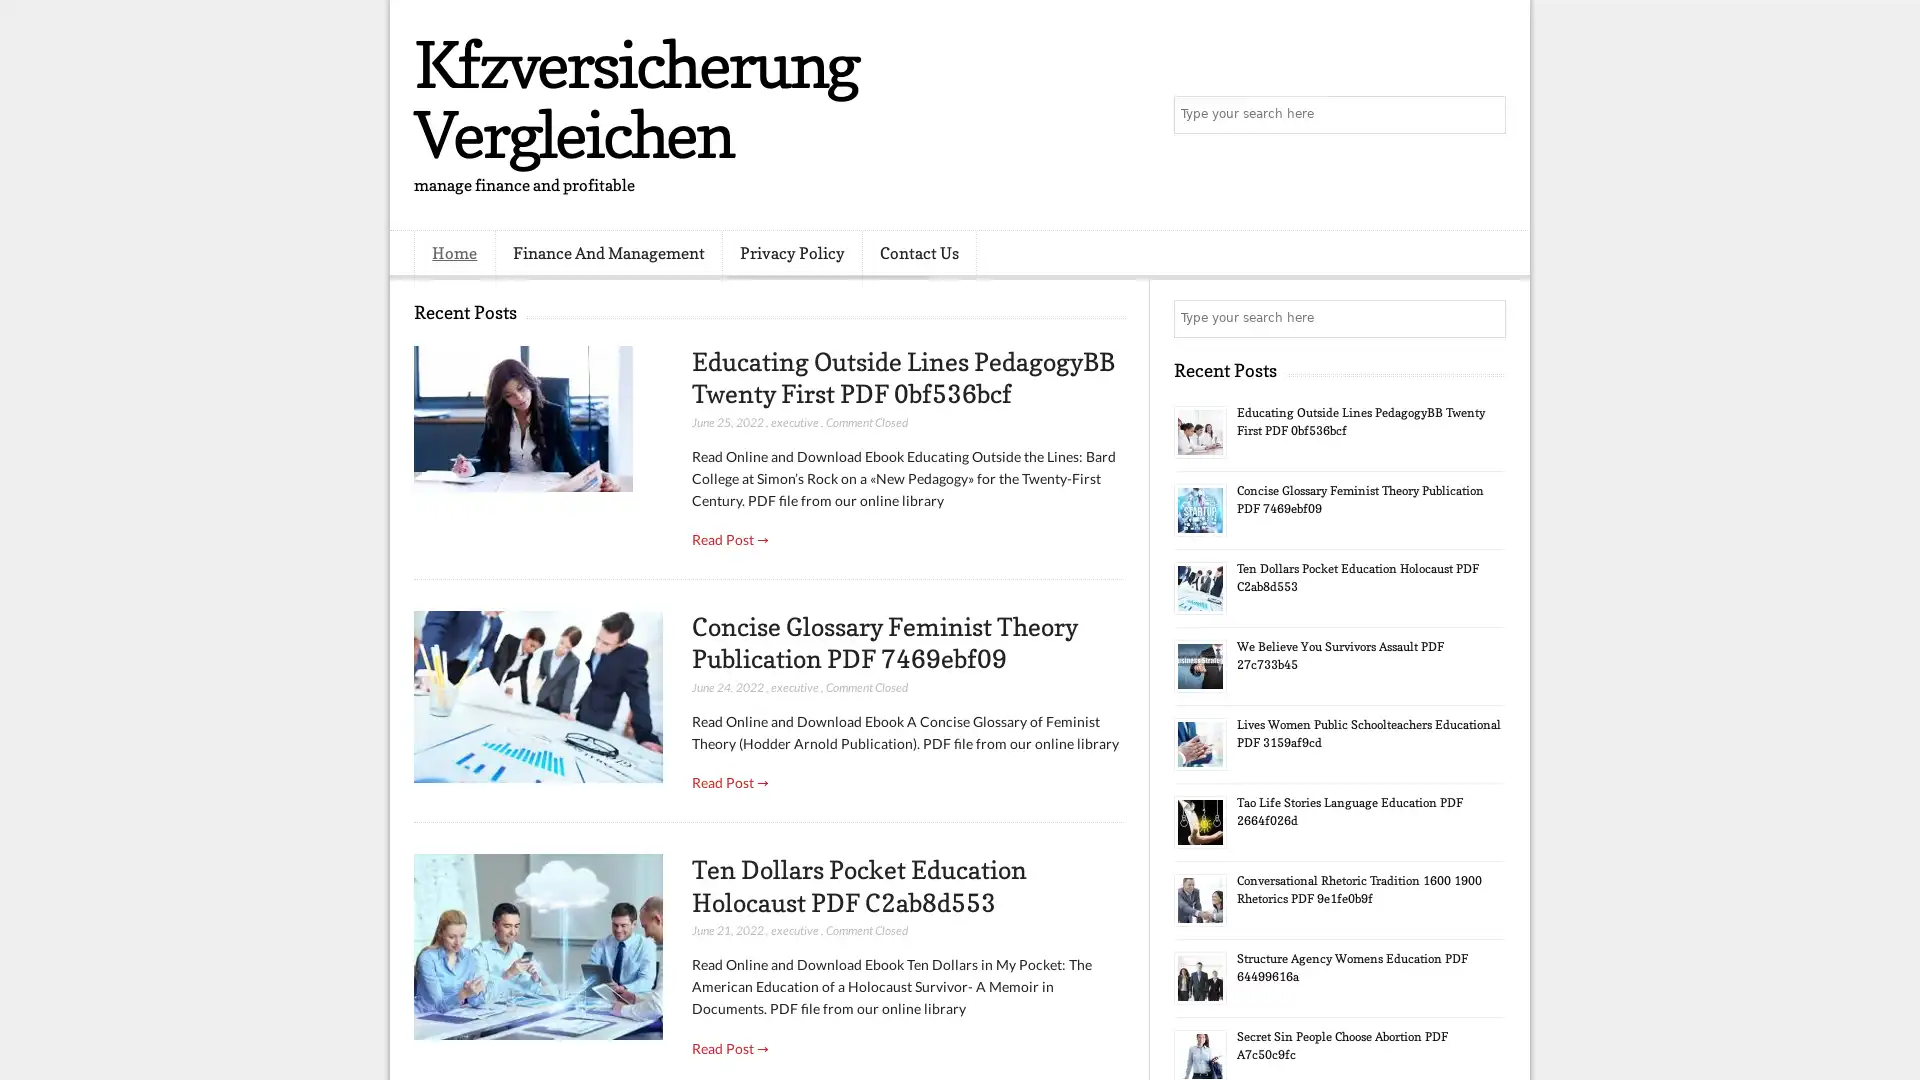  What do you see at coordinates (1485, 115) in the screenshot?
I see `Search` at bounding box center [1485, 115].